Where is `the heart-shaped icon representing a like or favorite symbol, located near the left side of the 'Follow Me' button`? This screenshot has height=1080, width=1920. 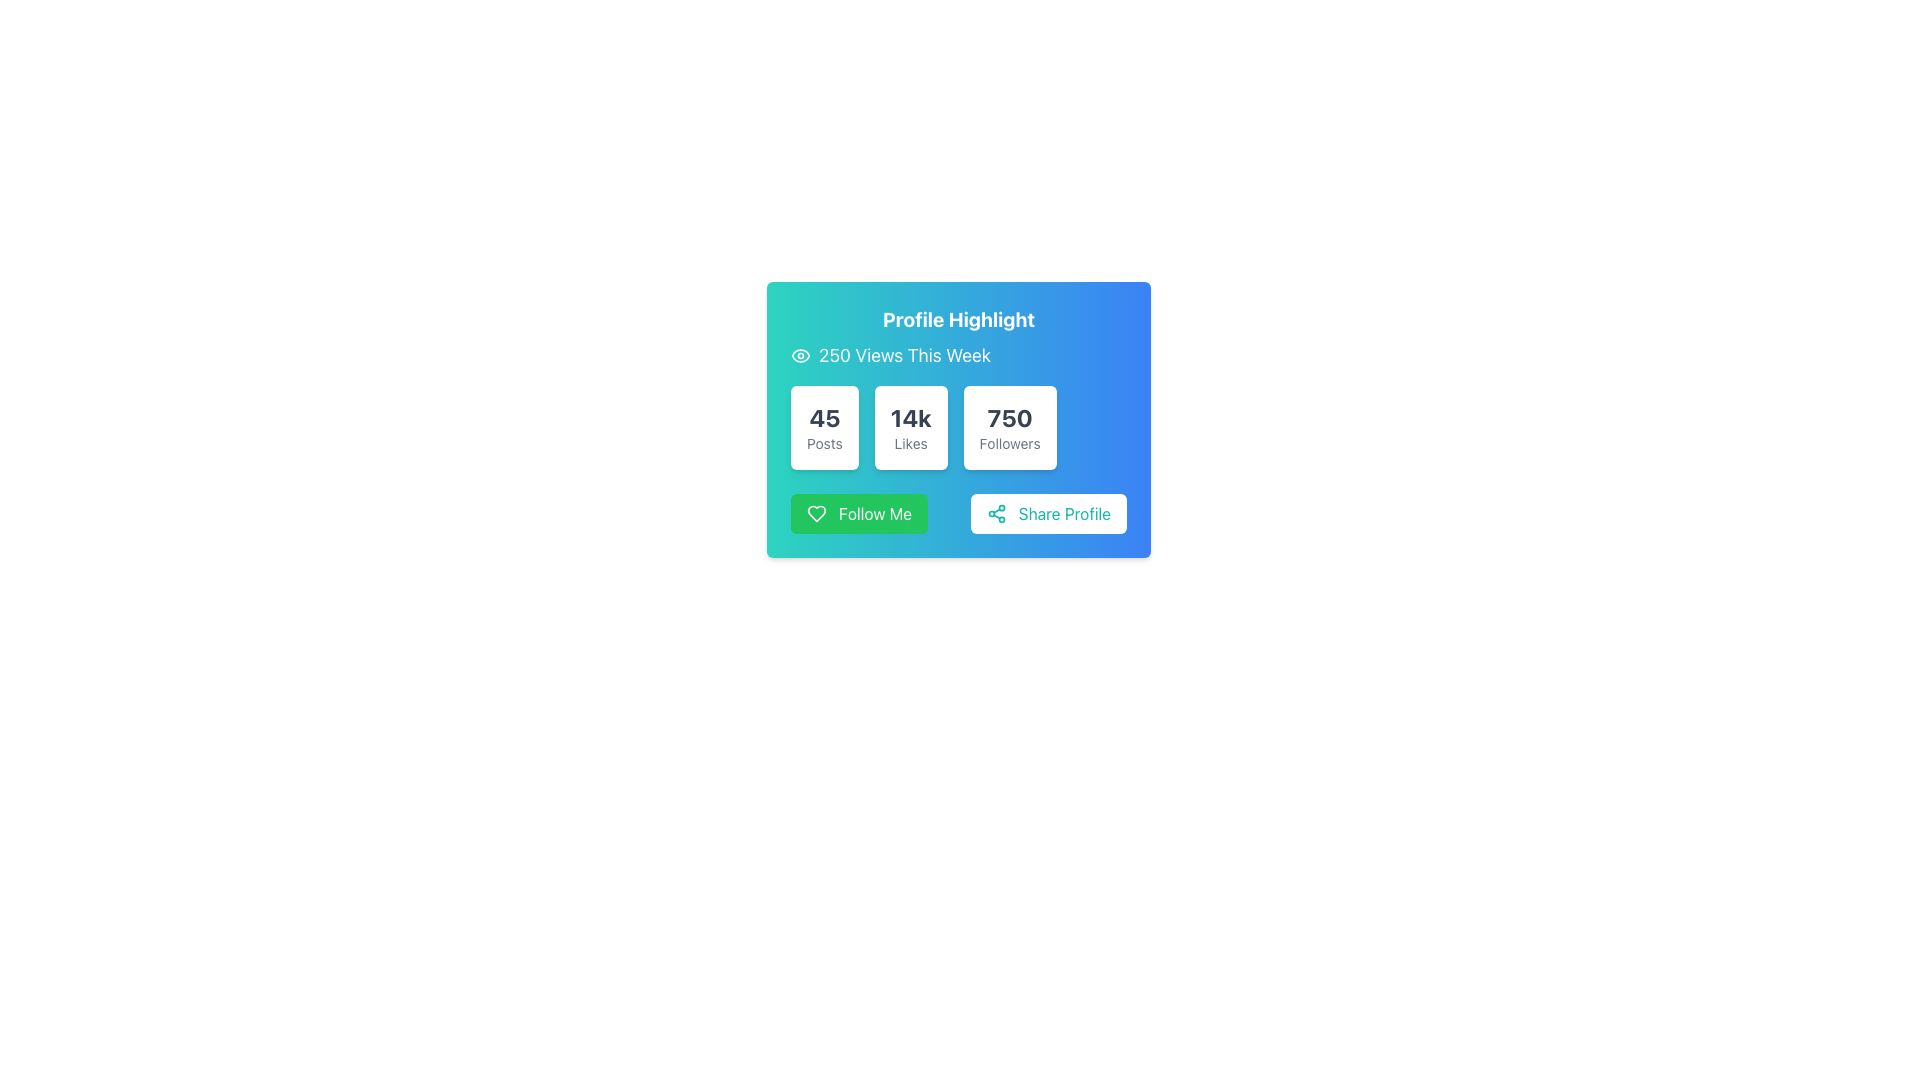 the heart-shaped icon representing a like or favorite symbol, located near the left side of the 'Follow Me' button is located at coordinates (816, 512).